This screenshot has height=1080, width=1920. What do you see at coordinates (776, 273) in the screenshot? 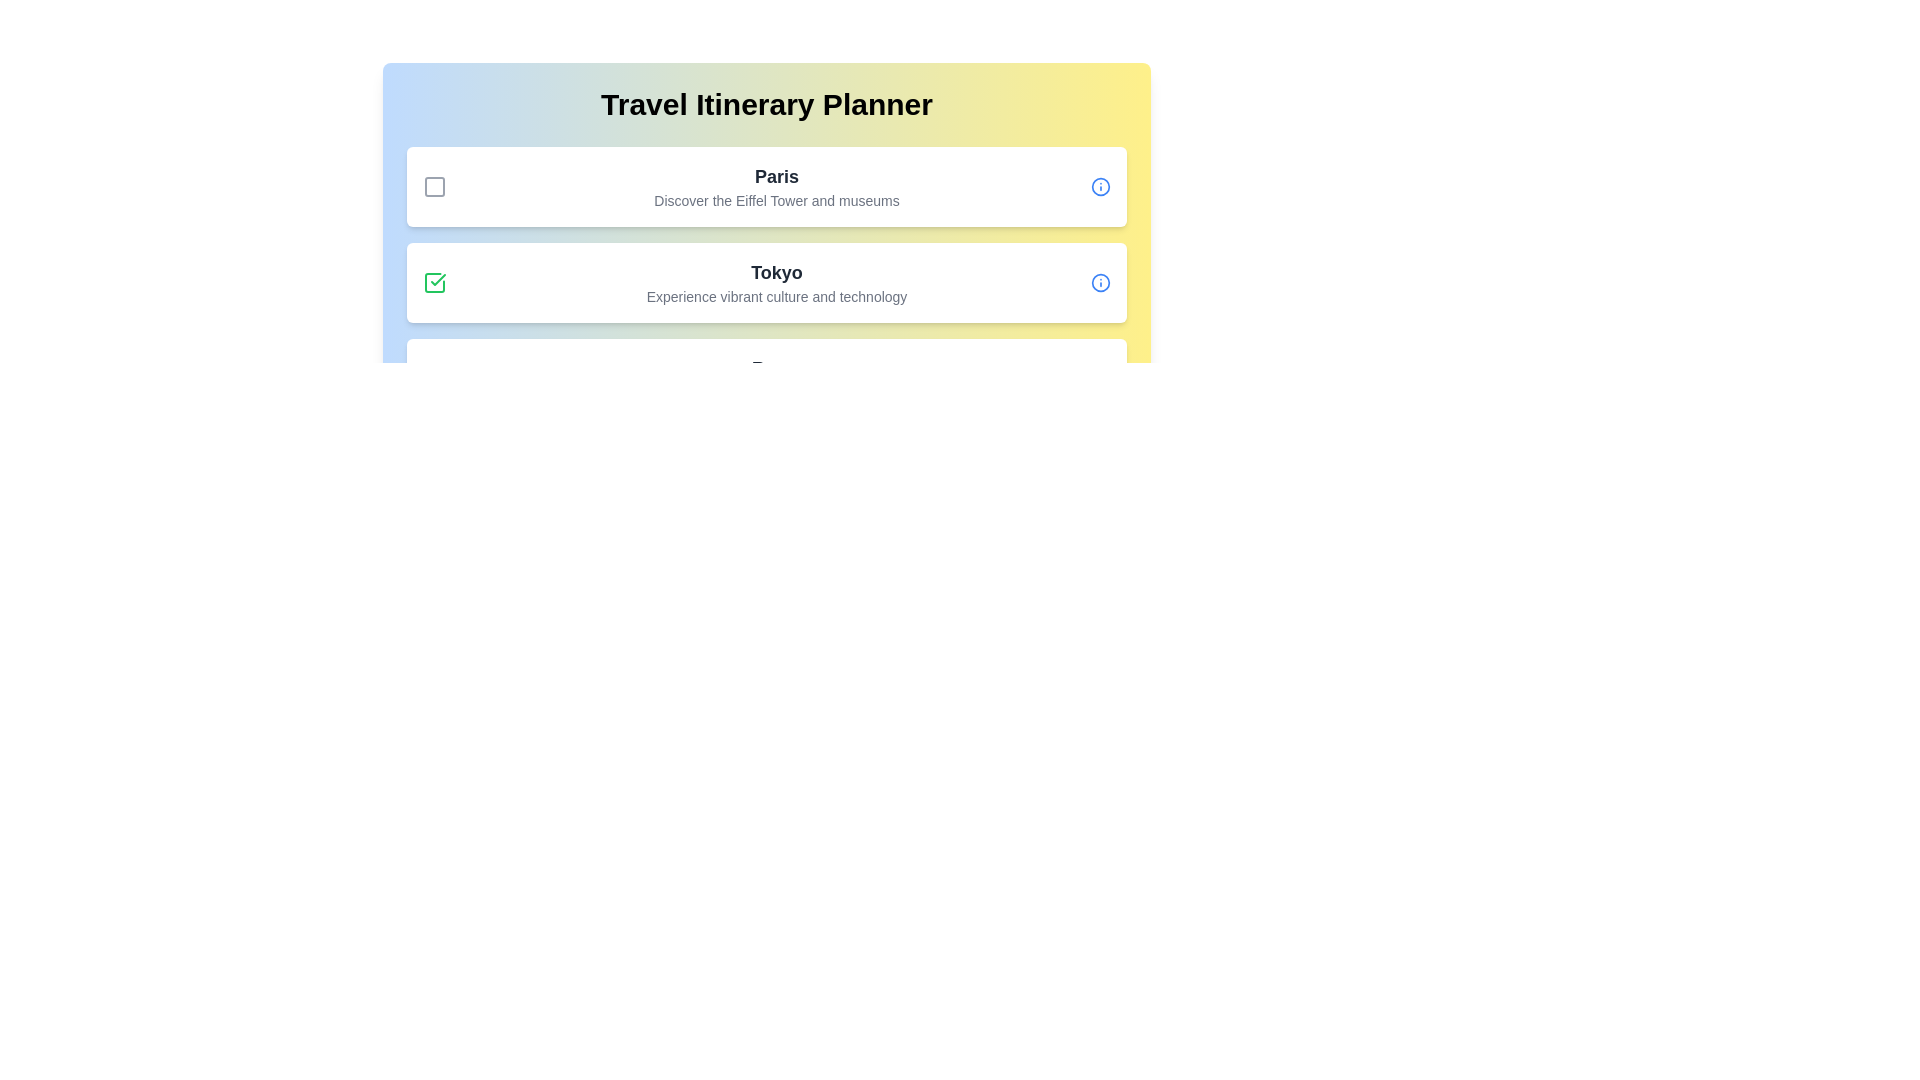
I see `the Text label indicating a destination in a travel itinerary, positioned below 'Paris' and above the subtext of Tokyo` at bounding box center [776, 273].